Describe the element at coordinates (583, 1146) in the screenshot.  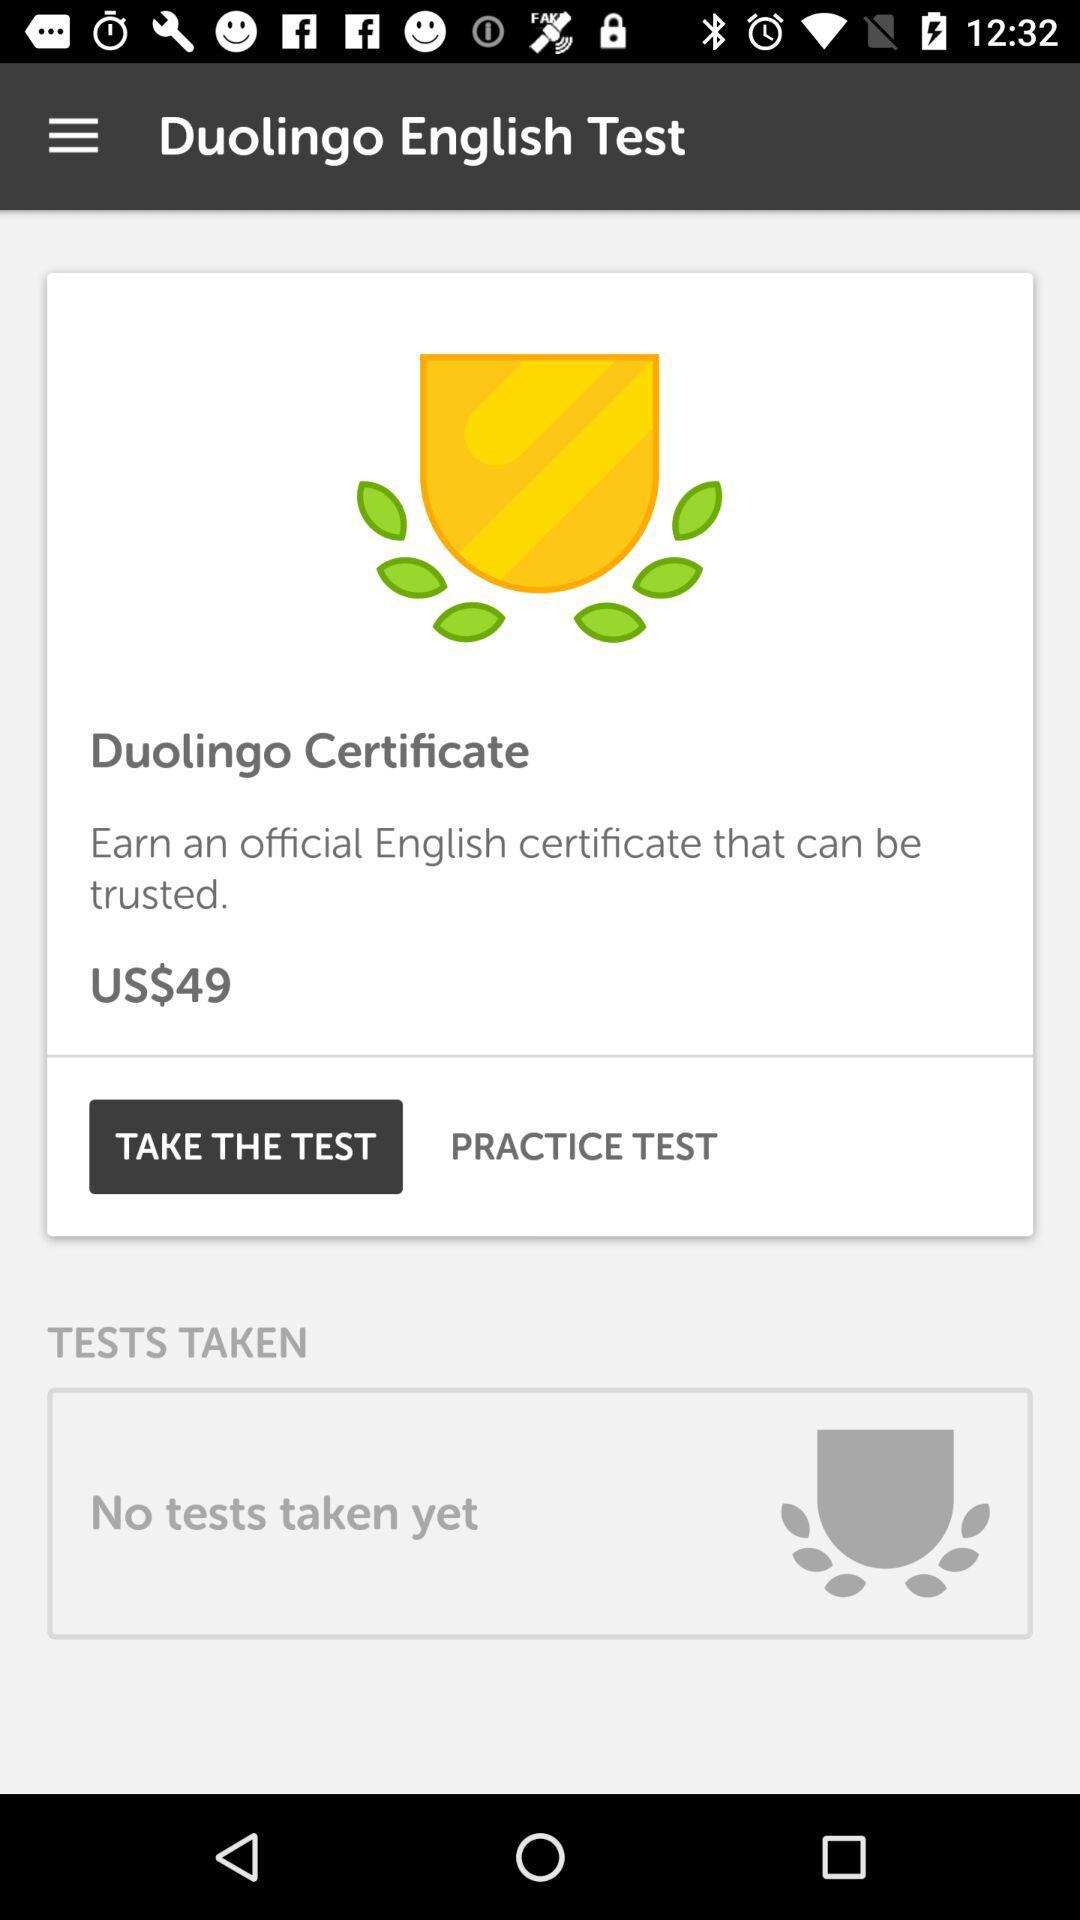
I see `item next to take the test icon` at that location.